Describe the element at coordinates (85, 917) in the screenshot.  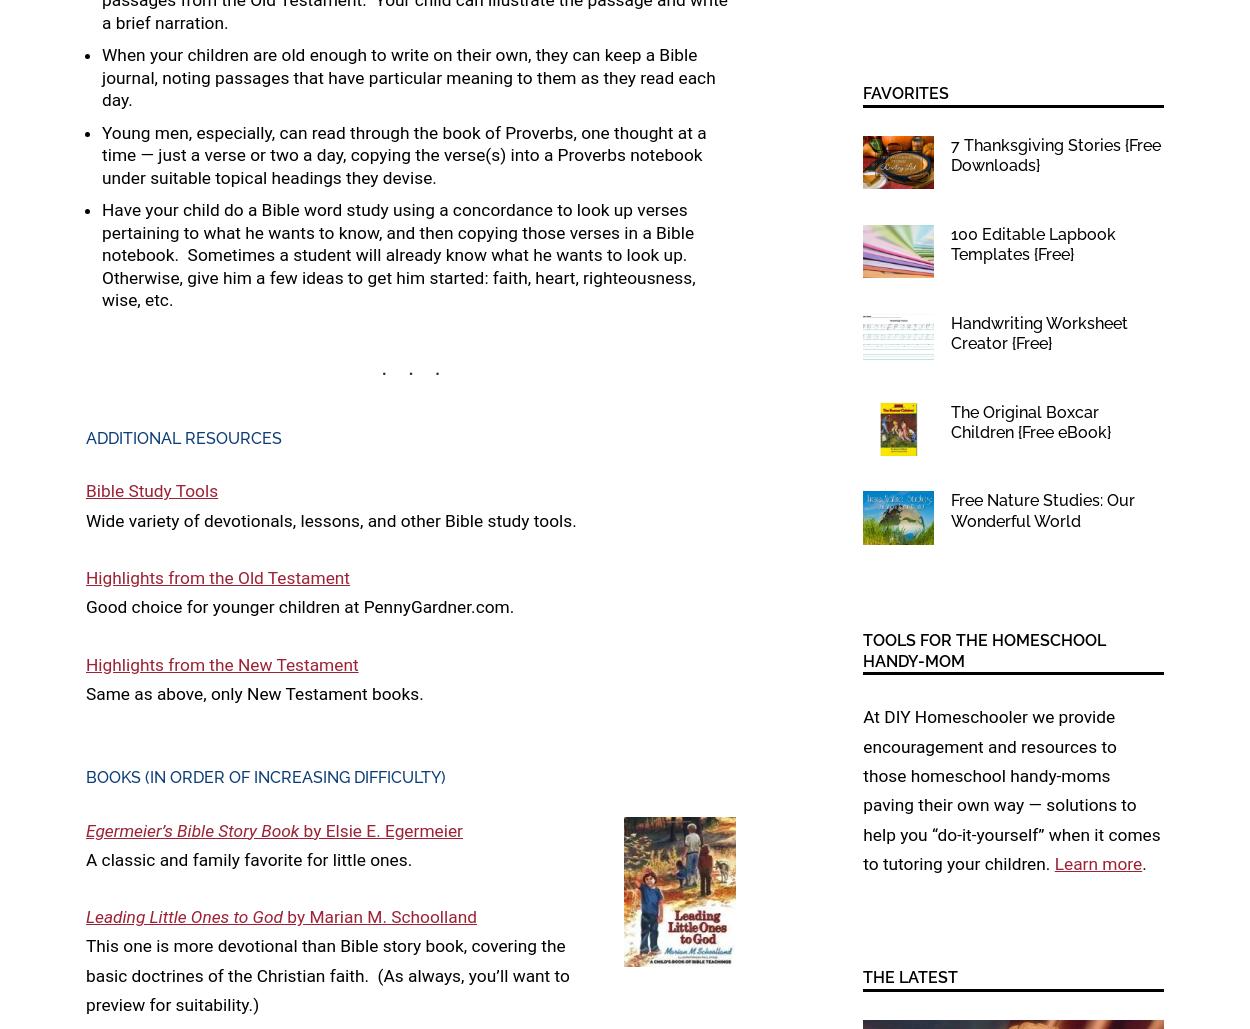
I see `'Leading Little Ones to God'` at that location.